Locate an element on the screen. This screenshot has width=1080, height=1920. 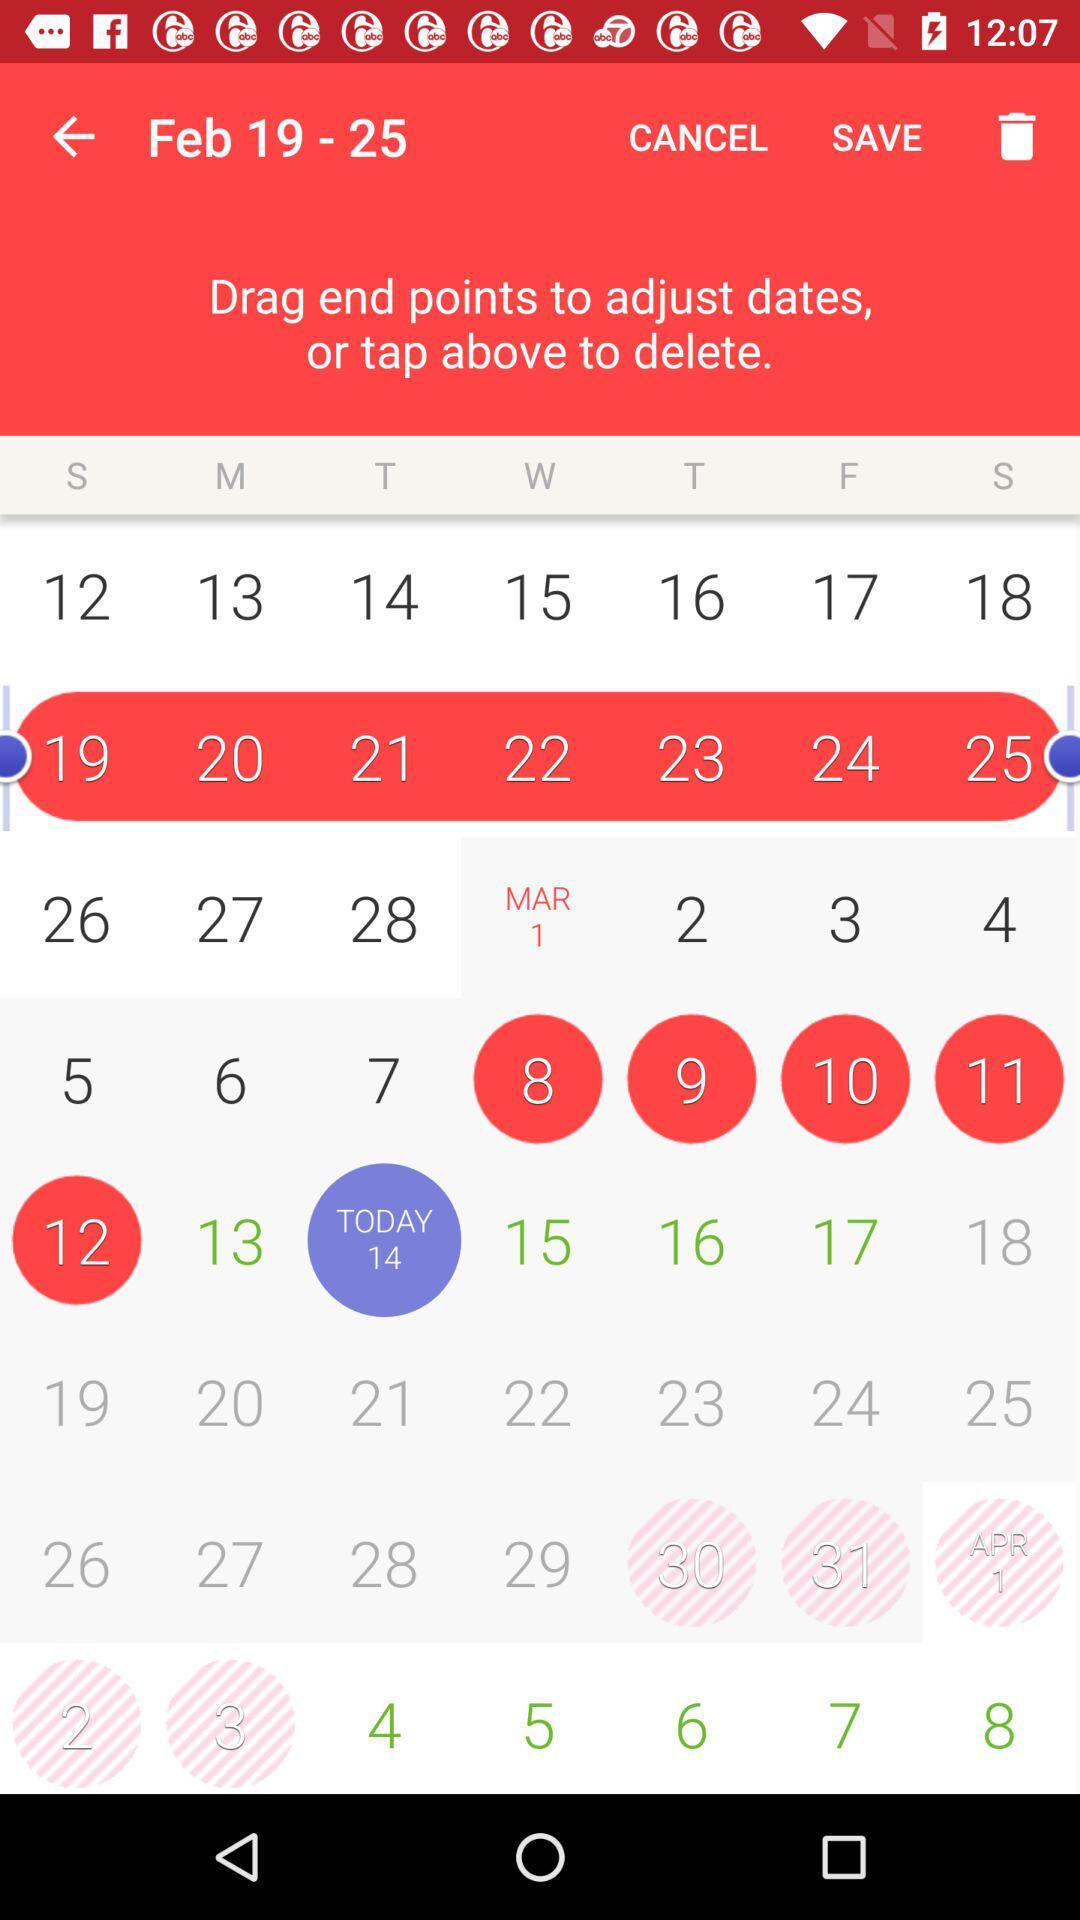
item to the right of the cancel icon is located at coordinates (876, 135).